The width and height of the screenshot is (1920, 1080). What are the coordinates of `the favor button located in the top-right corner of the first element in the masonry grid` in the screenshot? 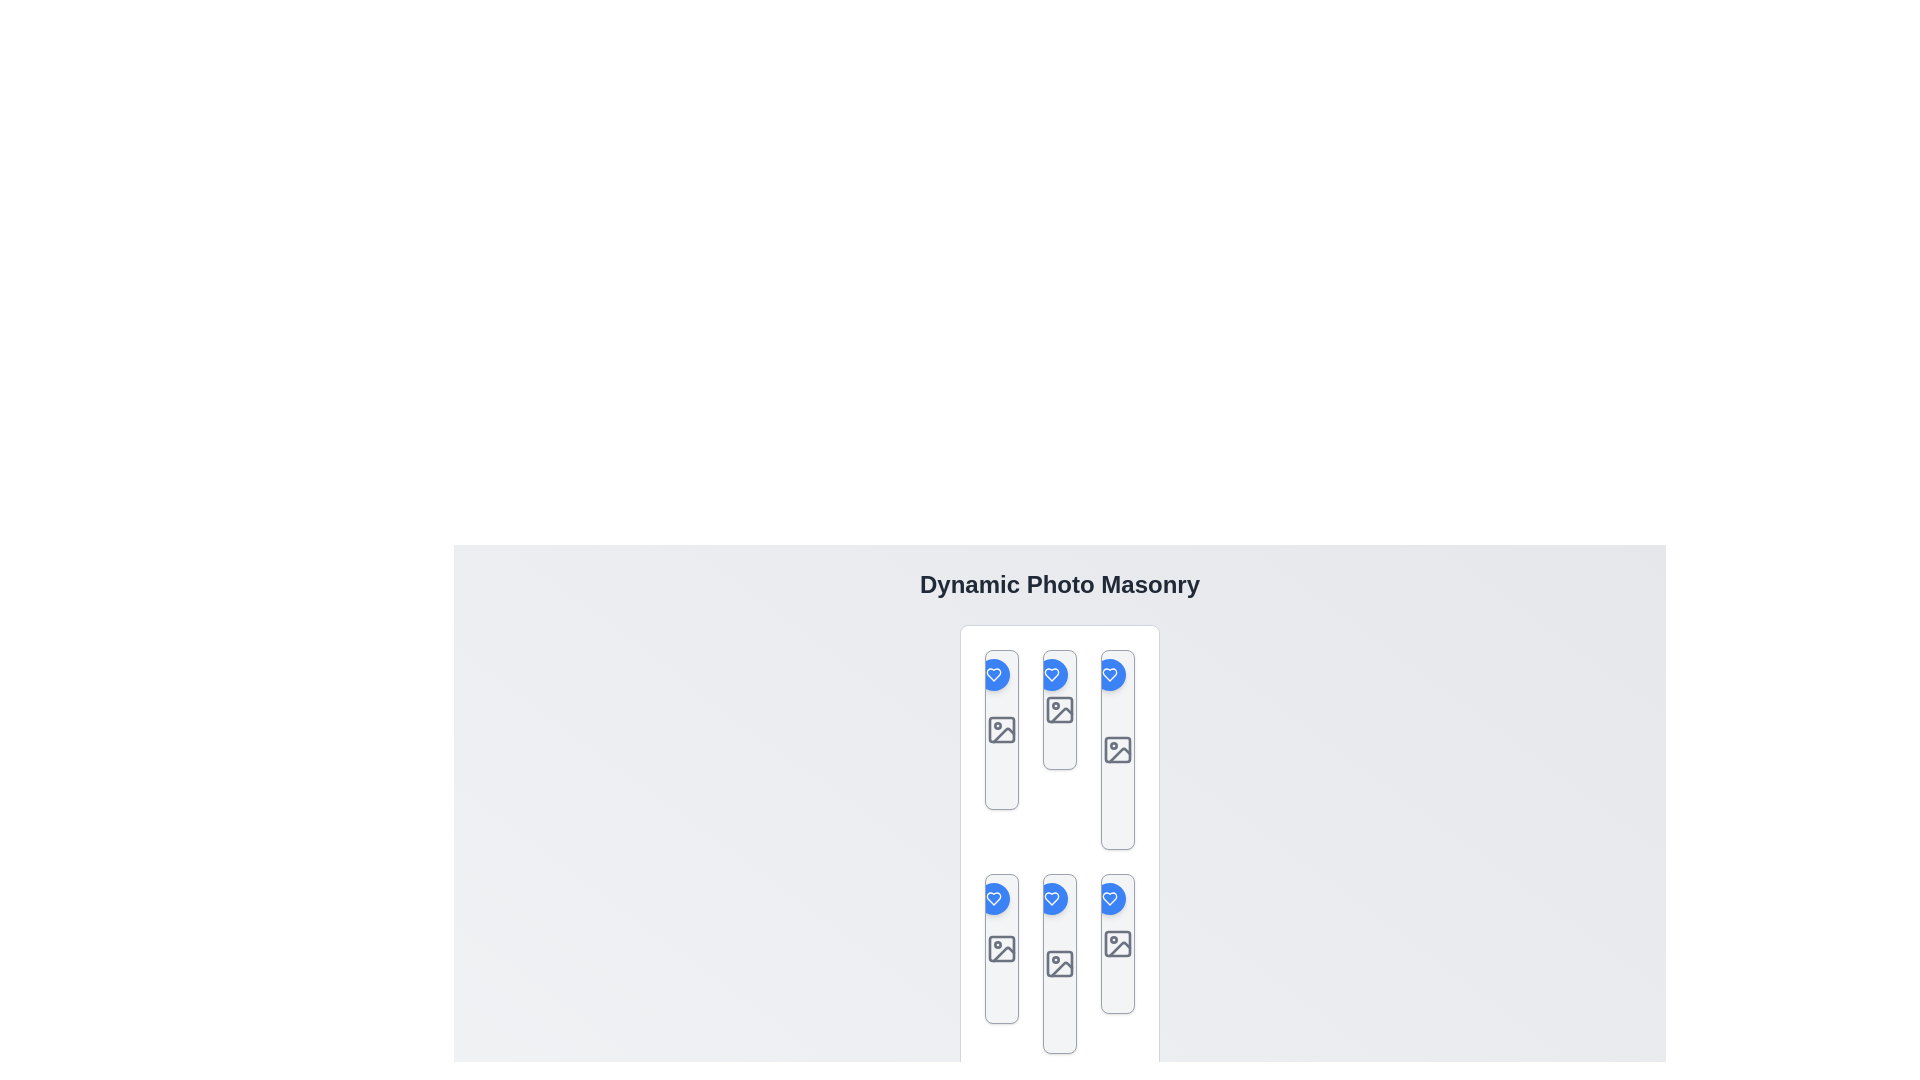 It's located at (993, 675).